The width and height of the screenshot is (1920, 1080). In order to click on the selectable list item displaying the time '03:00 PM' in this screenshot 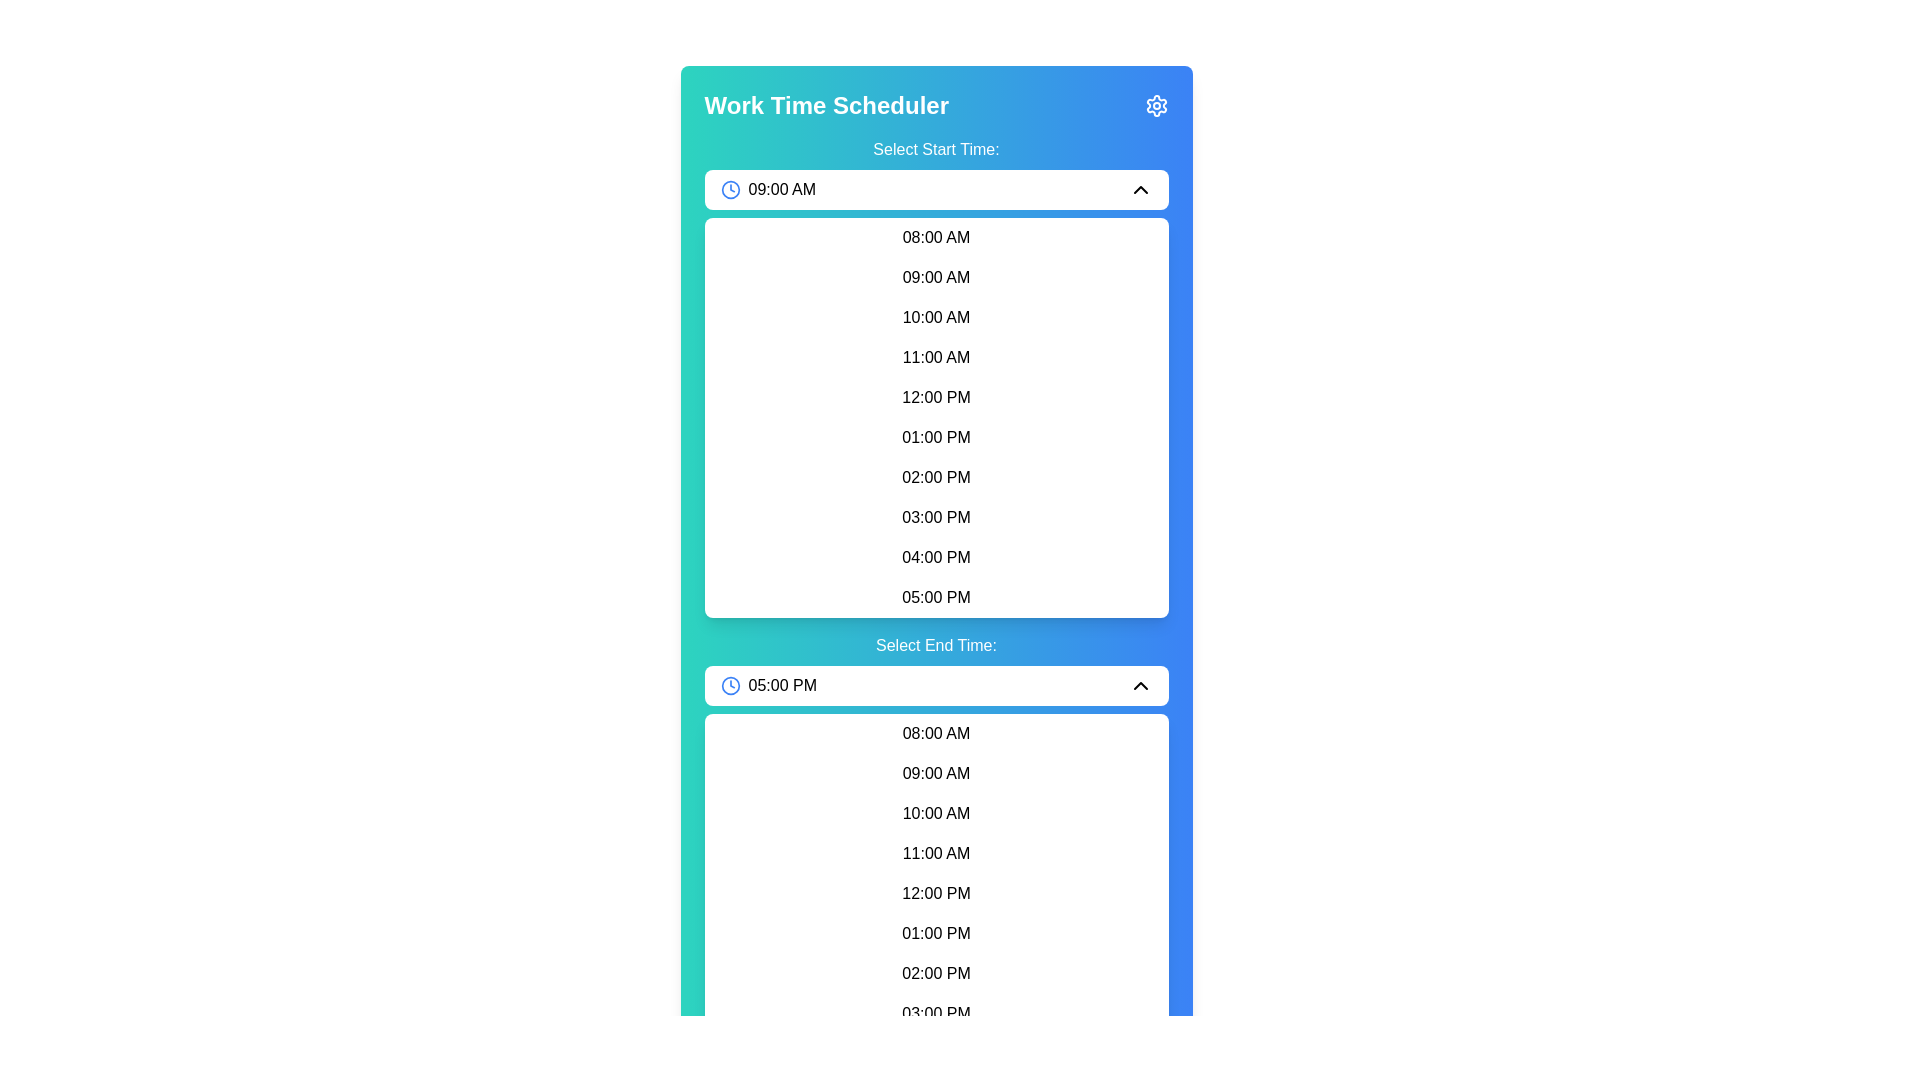, I will do `click(935, 516)`.